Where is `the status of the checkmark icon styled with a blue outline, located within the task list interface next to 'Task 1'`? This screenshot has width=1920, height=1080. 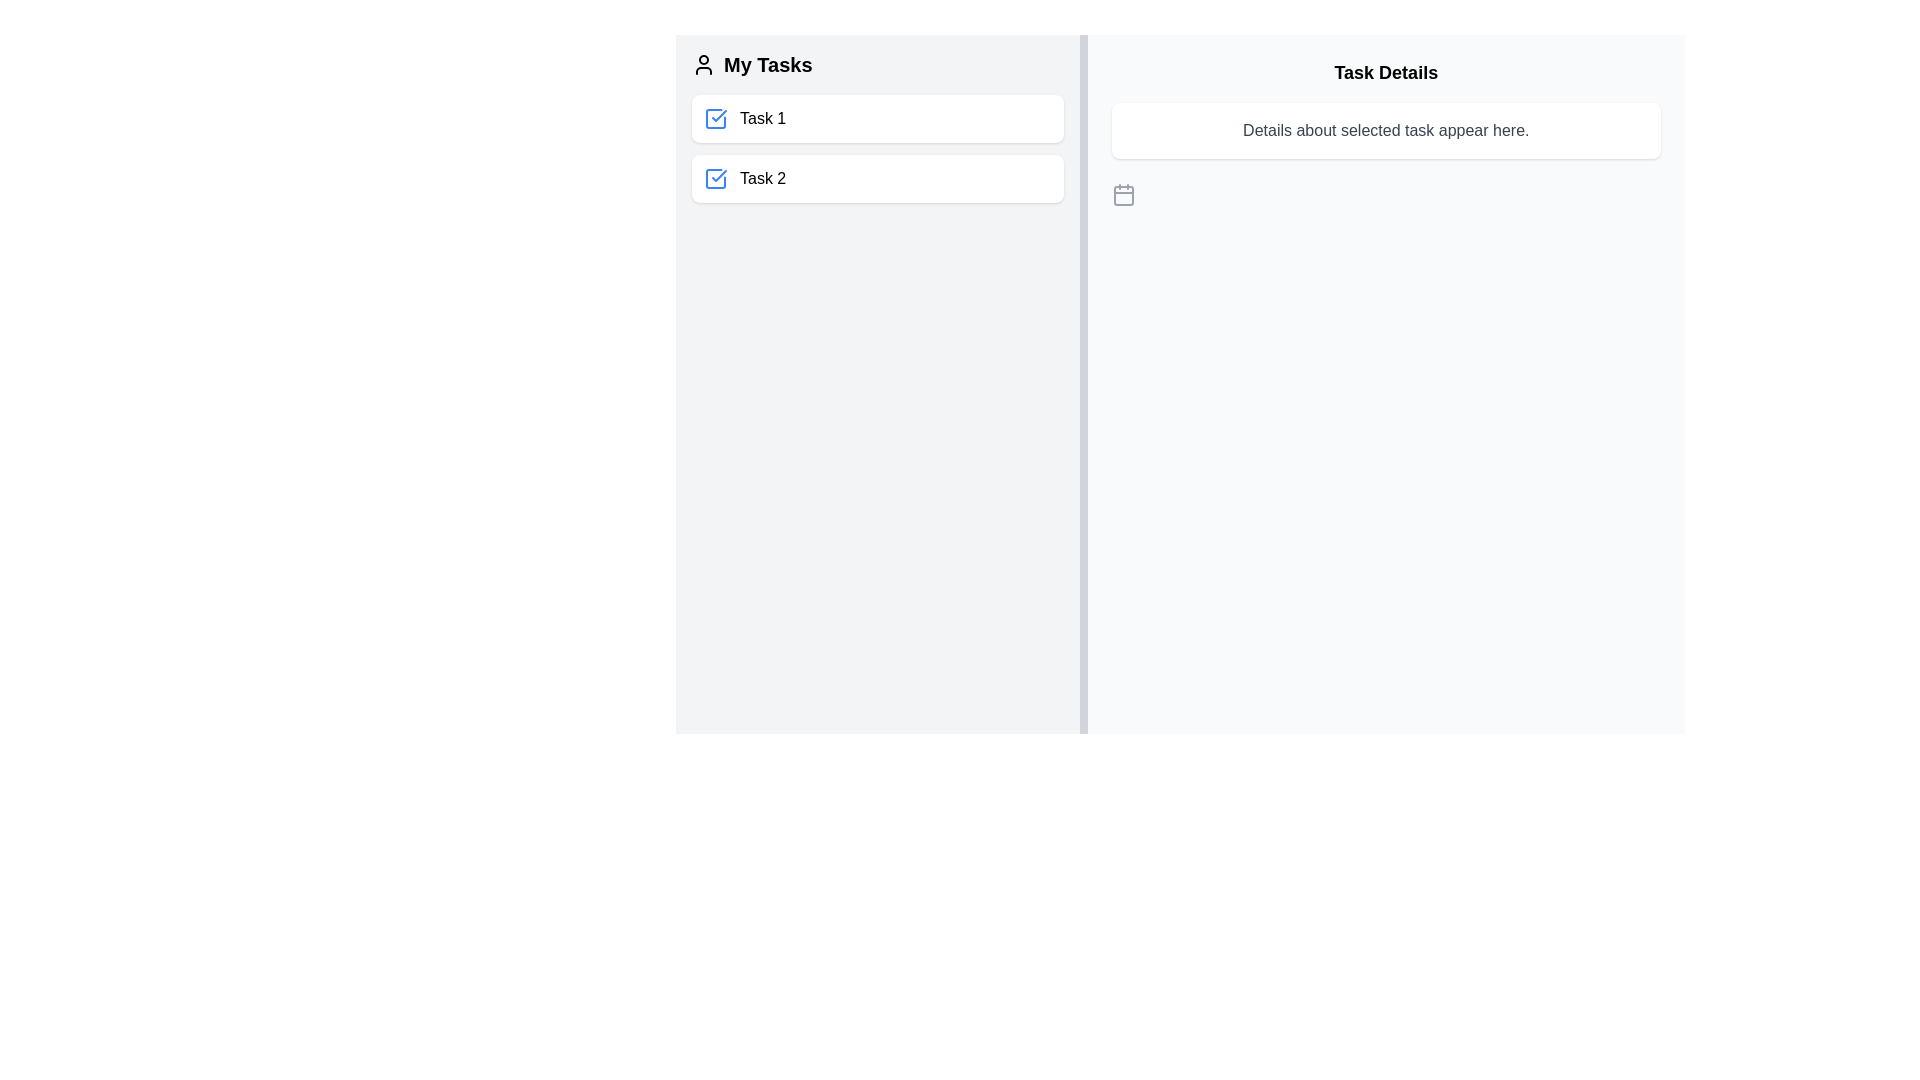 the status of the checkmark icon styled with a blue outline, located within the task list interface next to 'Task 1' is located at coordinates (715, 119).